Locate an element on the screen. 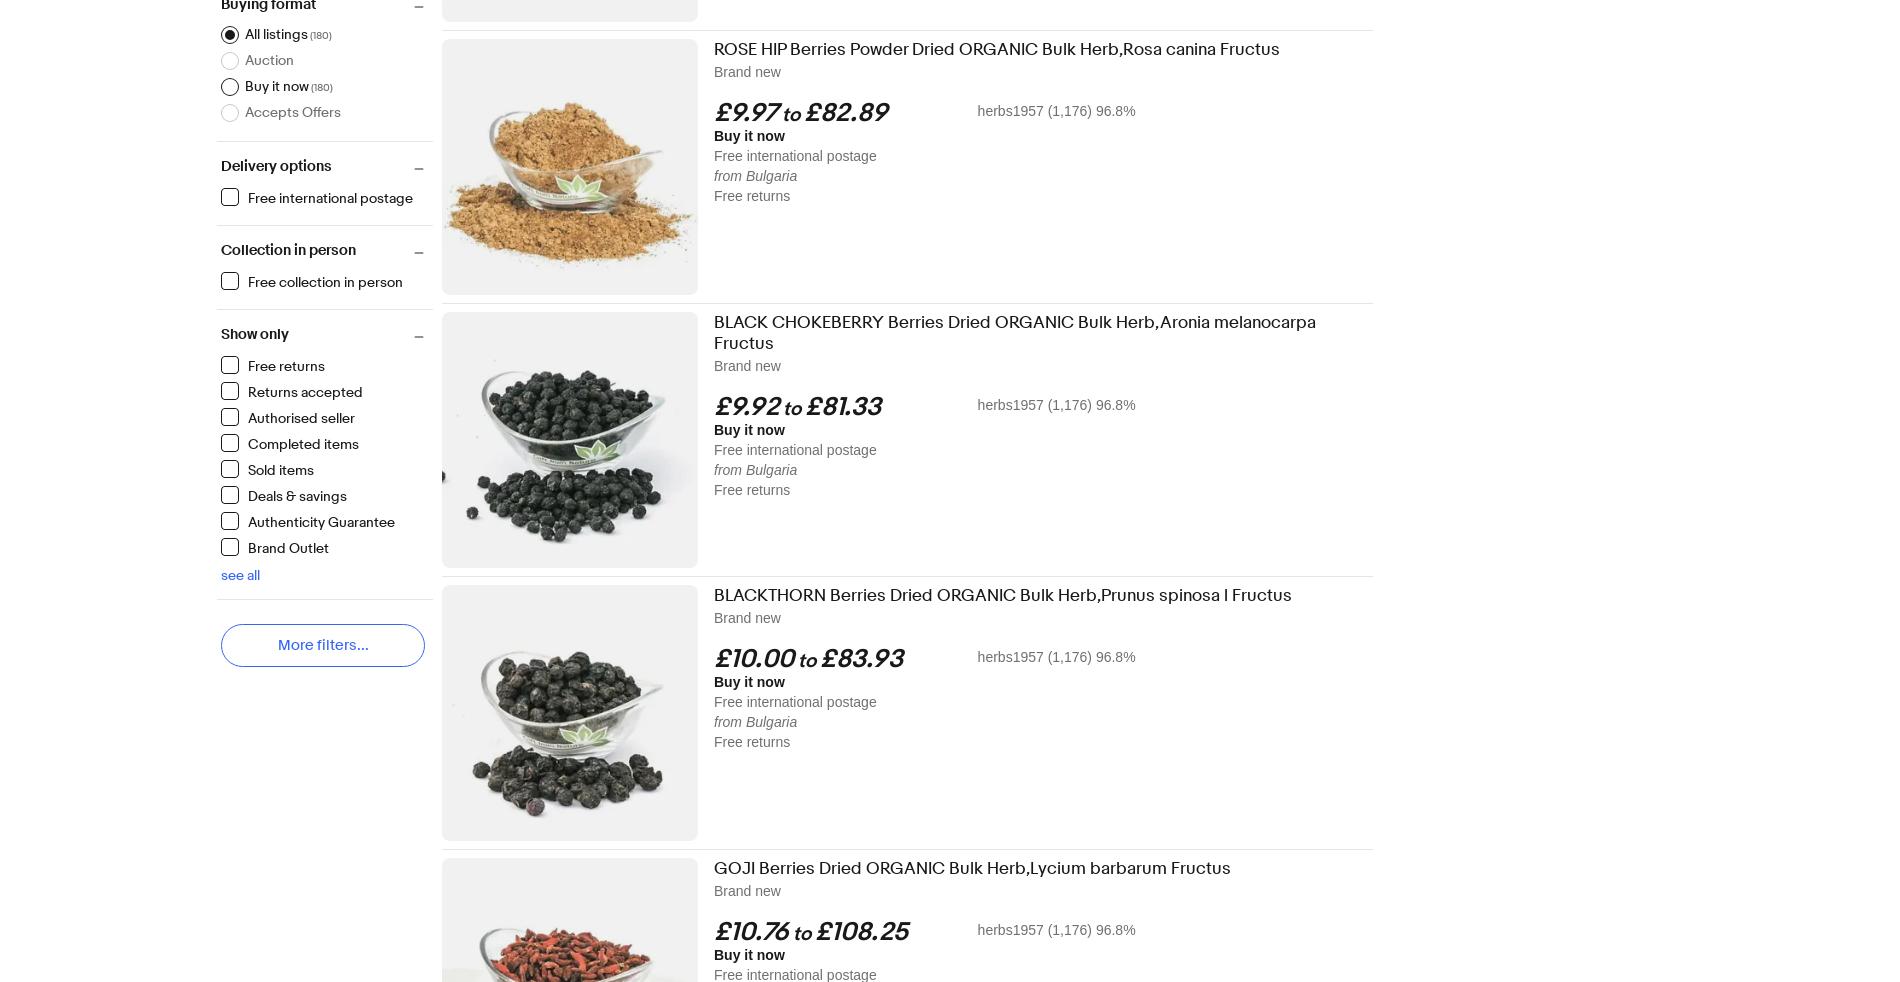 This screenshot has height=982, width=1900. 'BLACKTHORN Berries Dried ORGANIC Bulk Herb,Prunus spinosa l Fructus' is located at coordinates (1003, 594).